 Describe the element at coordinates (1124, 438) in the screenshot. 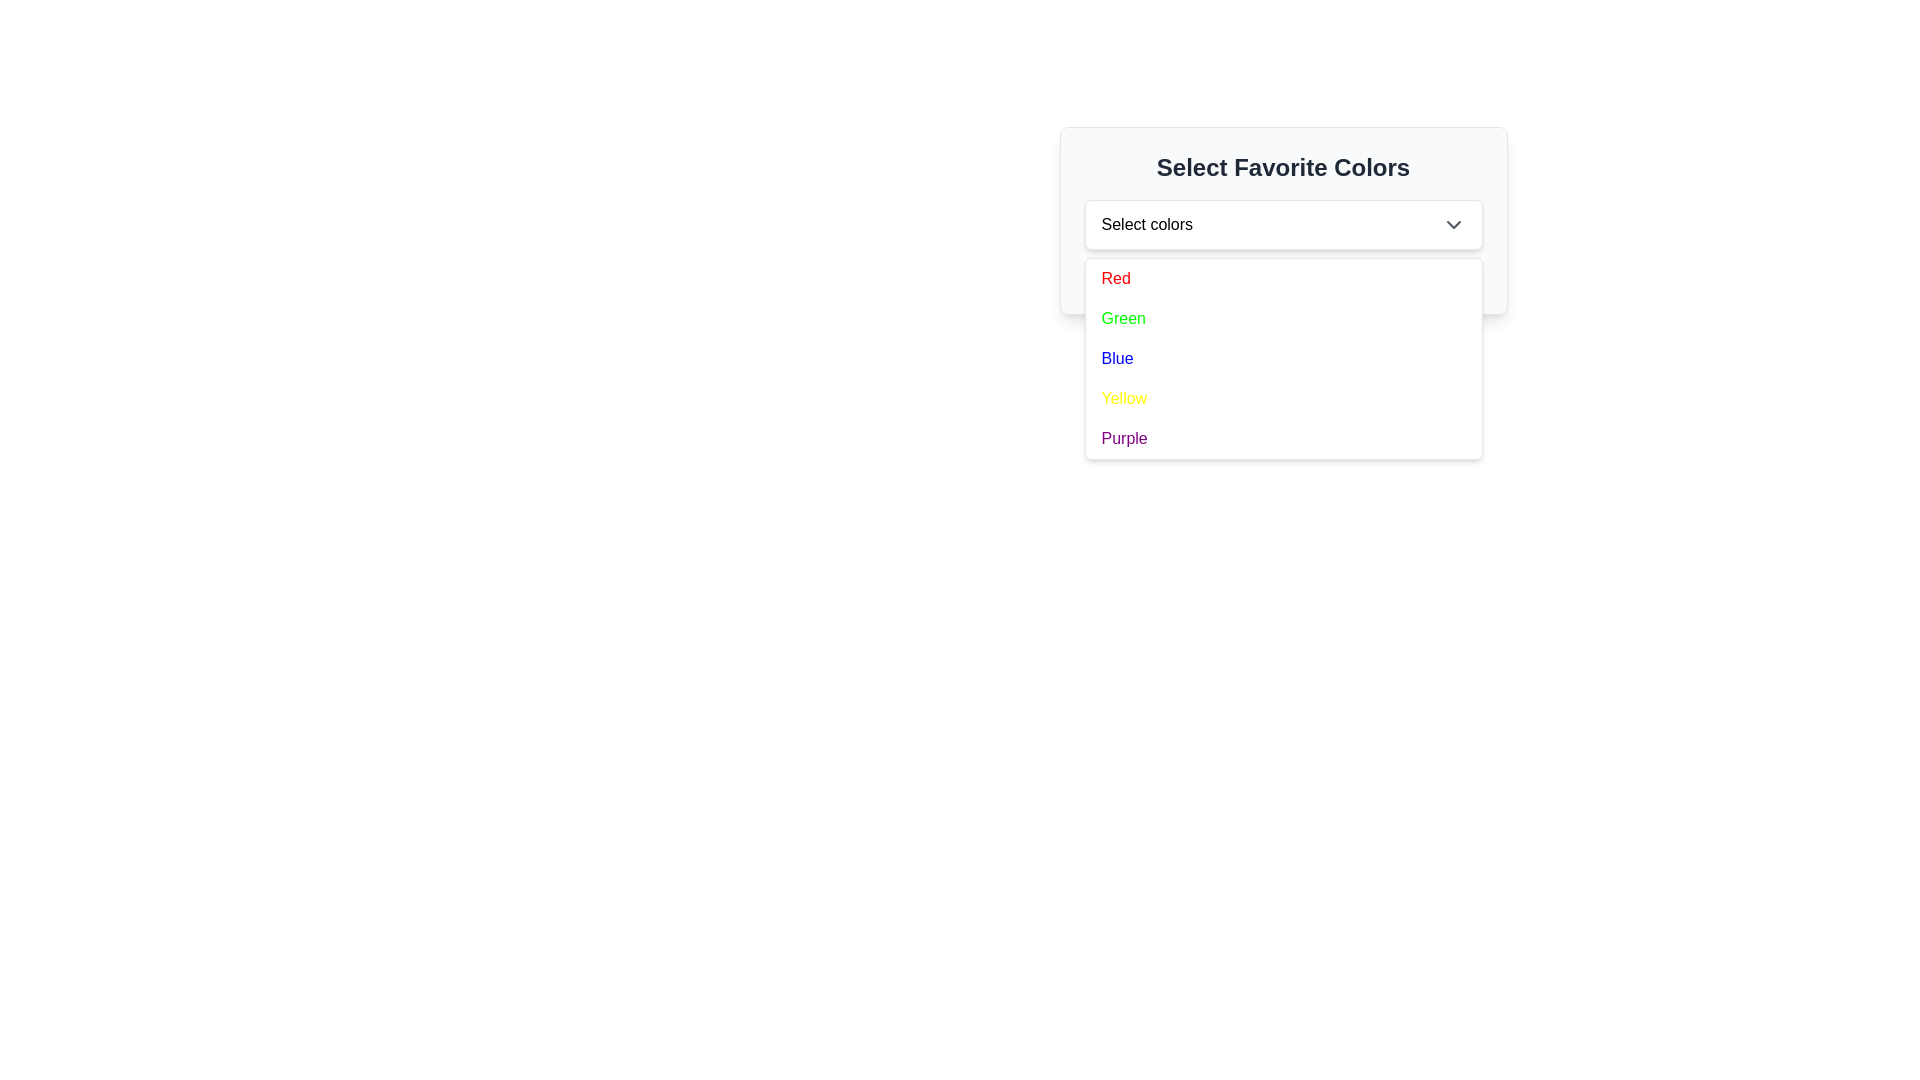

I see `the selectable option labeled 'Purple' within the dropdown menu under 'Select Favorite Colors'` at that location.